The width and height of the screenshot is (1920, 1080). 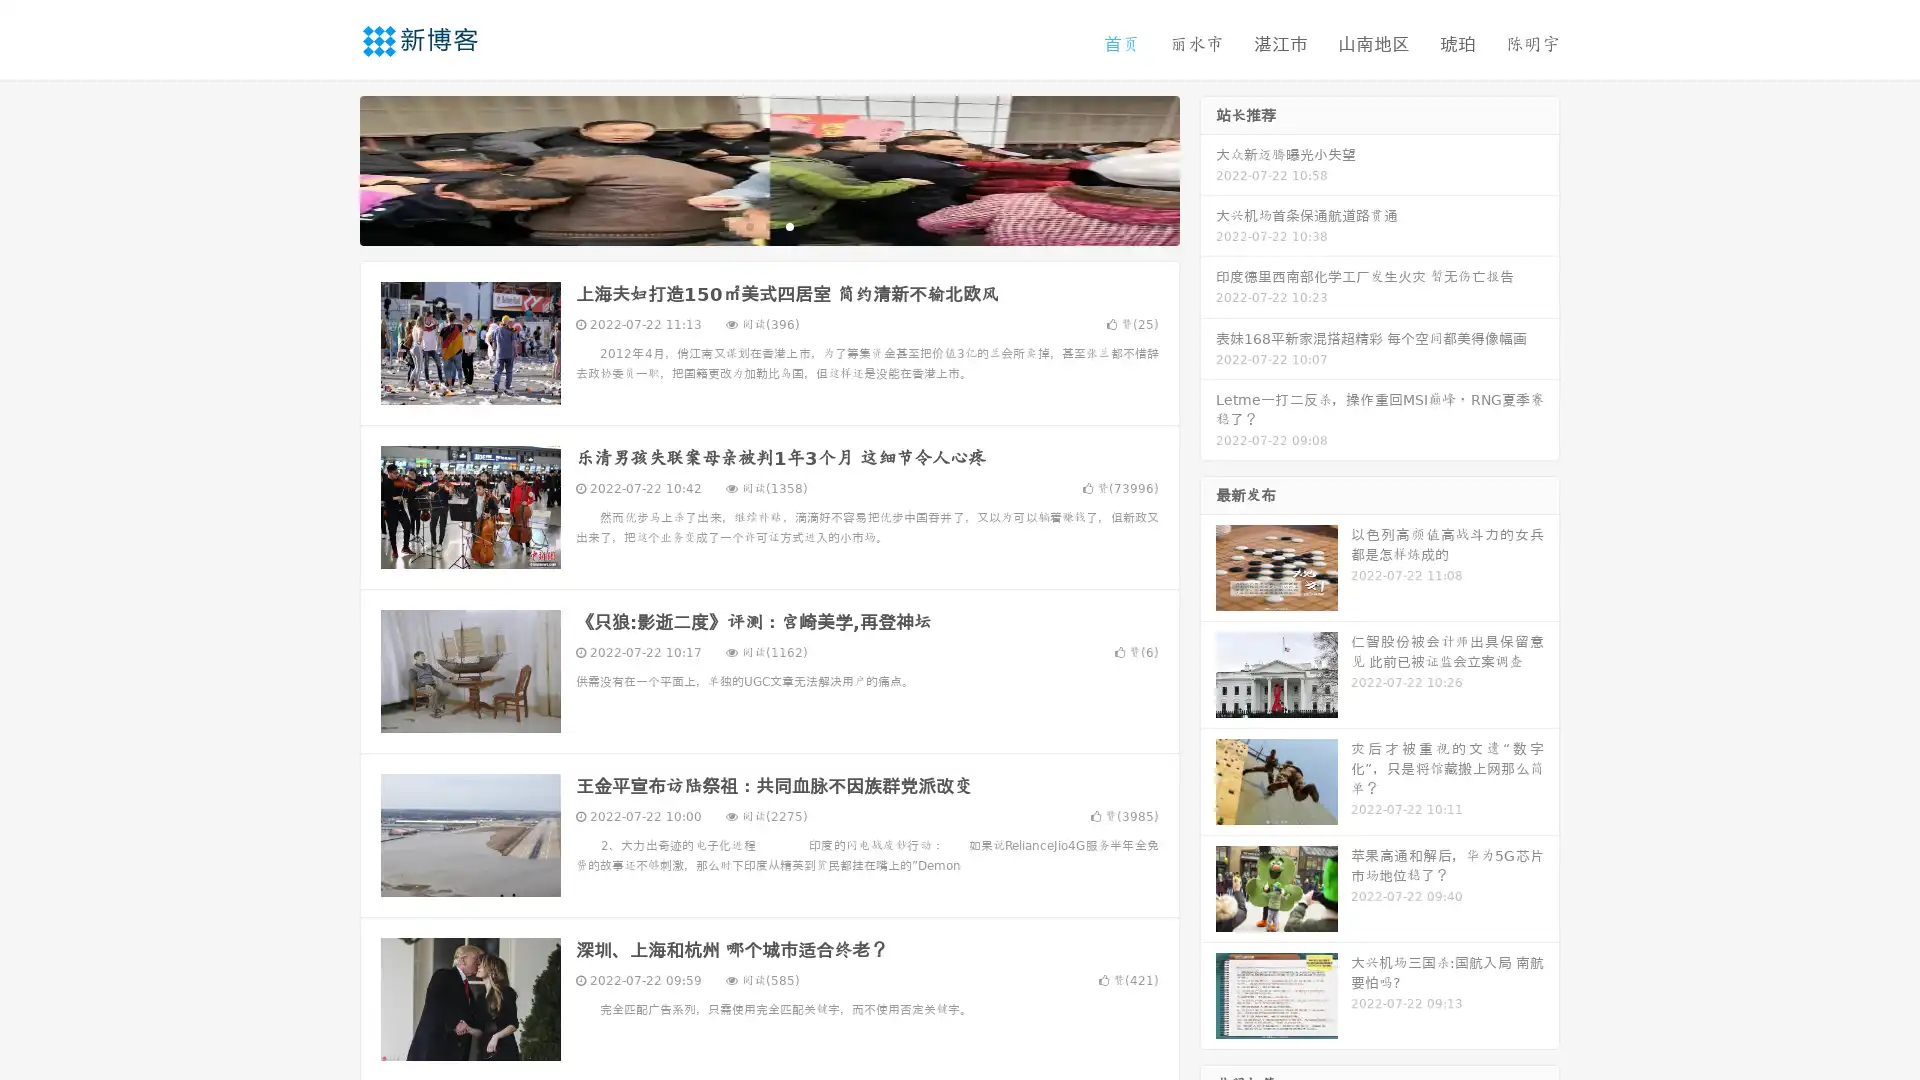 What do you see at coordinates (330, 168) in the screenshot?
I see `Previous slide` at bounding box center [330, 168].